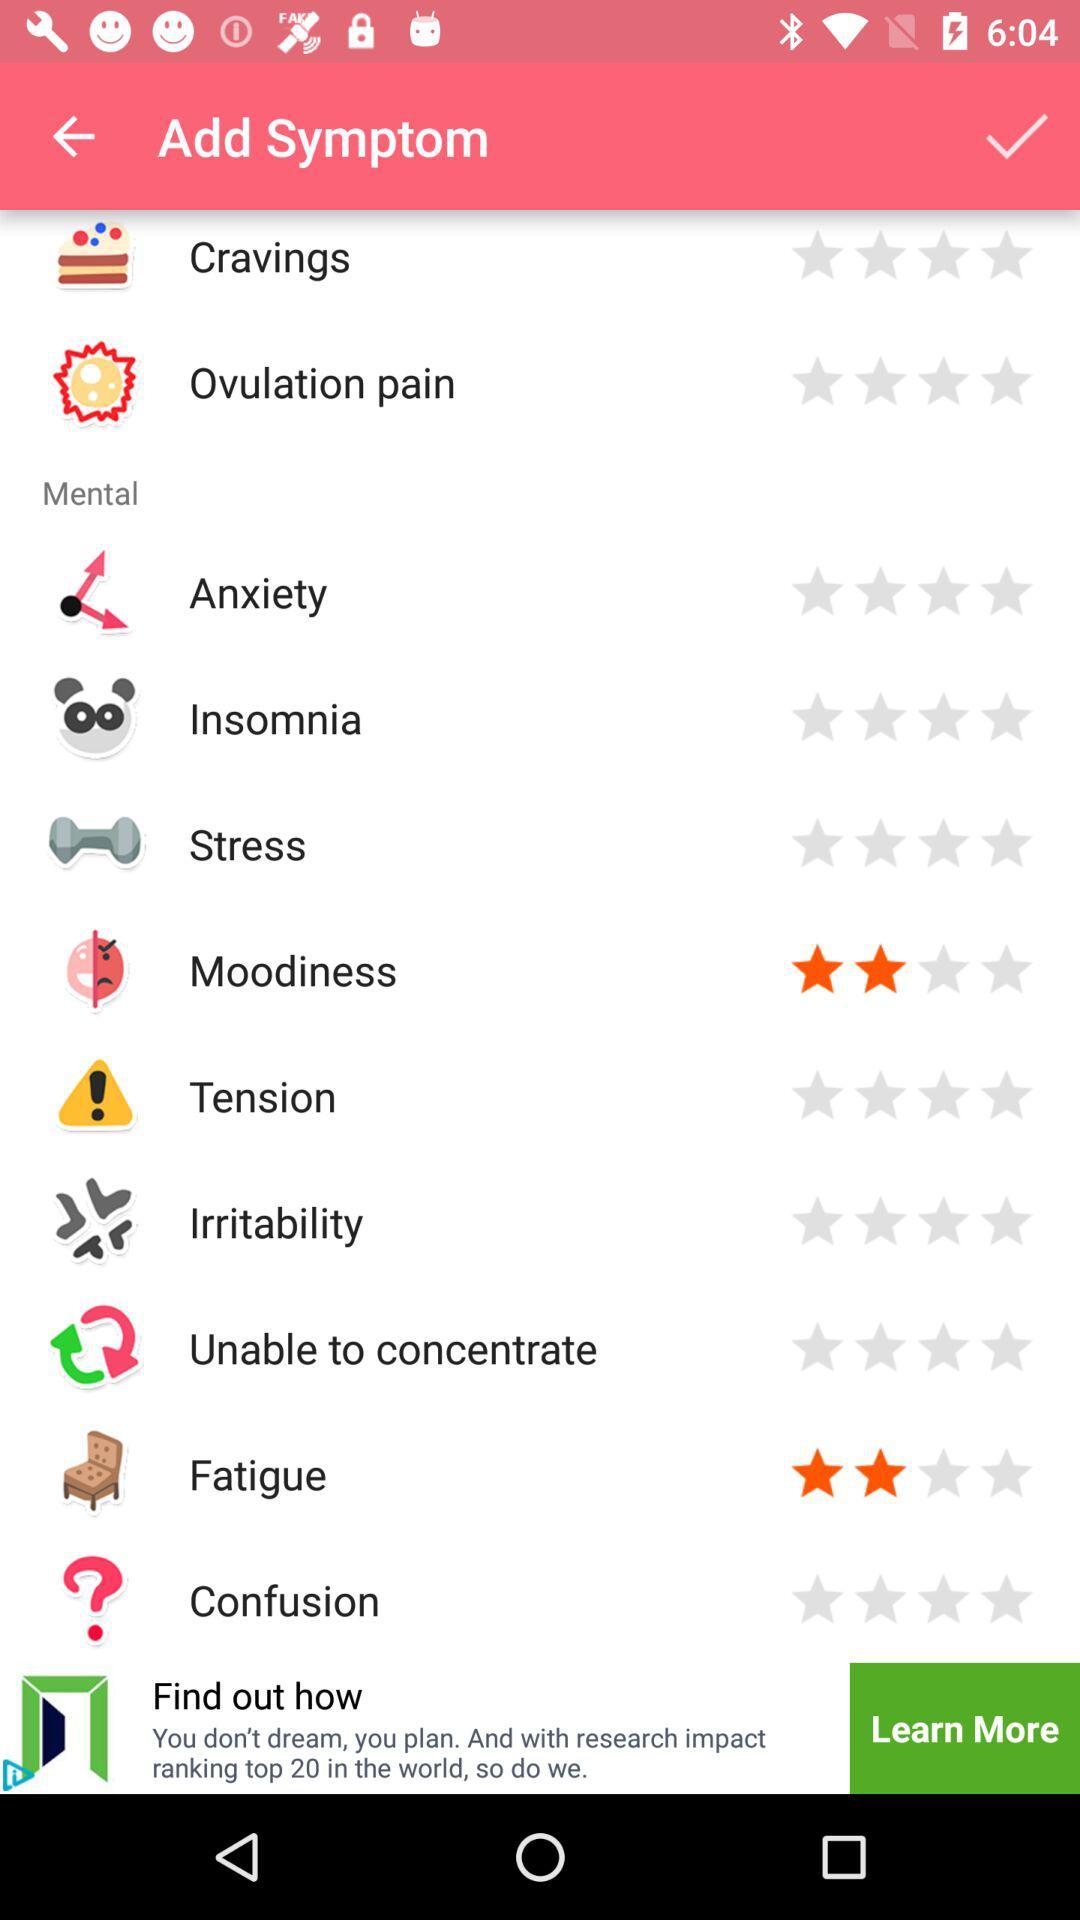 The height and width of the screenshot is (1920, 1080). I want to click on choose a middling severity for the symptom anxiety, so click(943, 590).